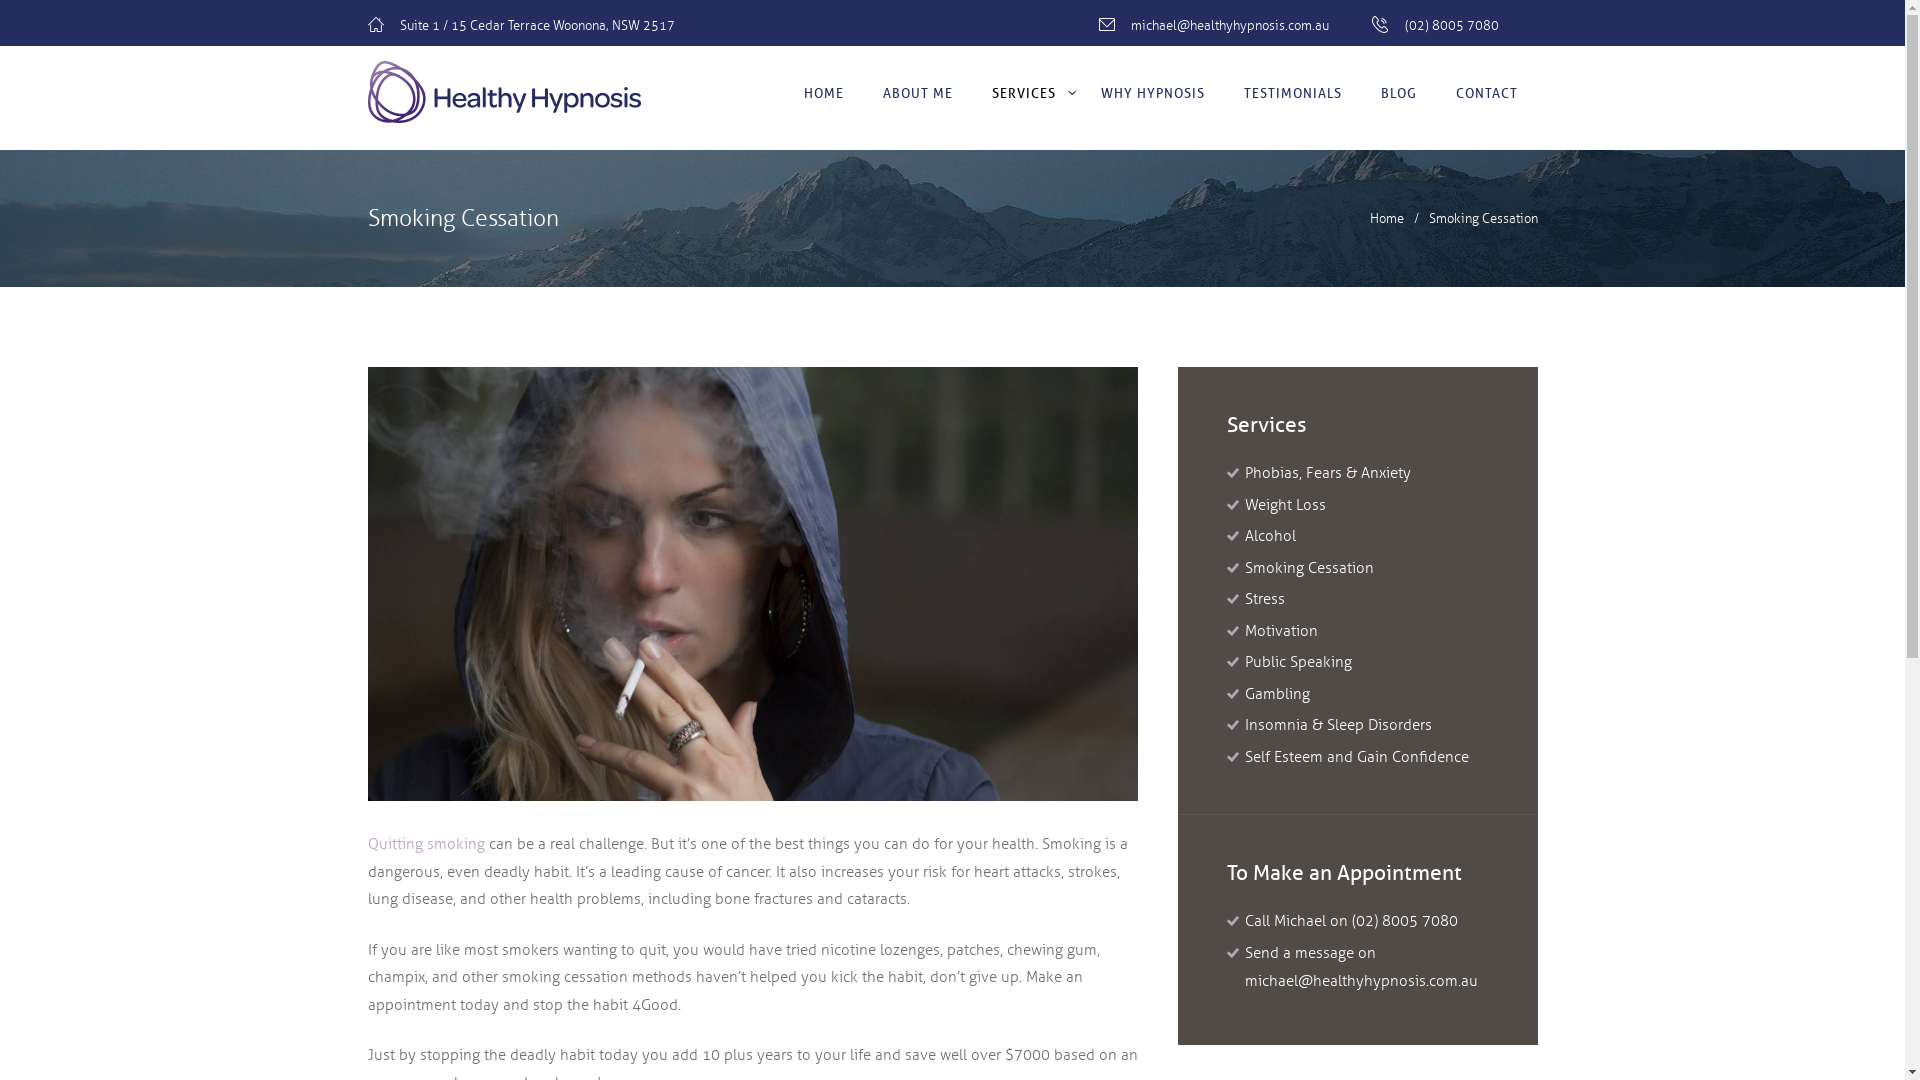  What do you see at coordinates (1338, 725) in the screenshot?
I see `'Insomnia & Sleep Disorders'` at bounding box center [1338, 725].